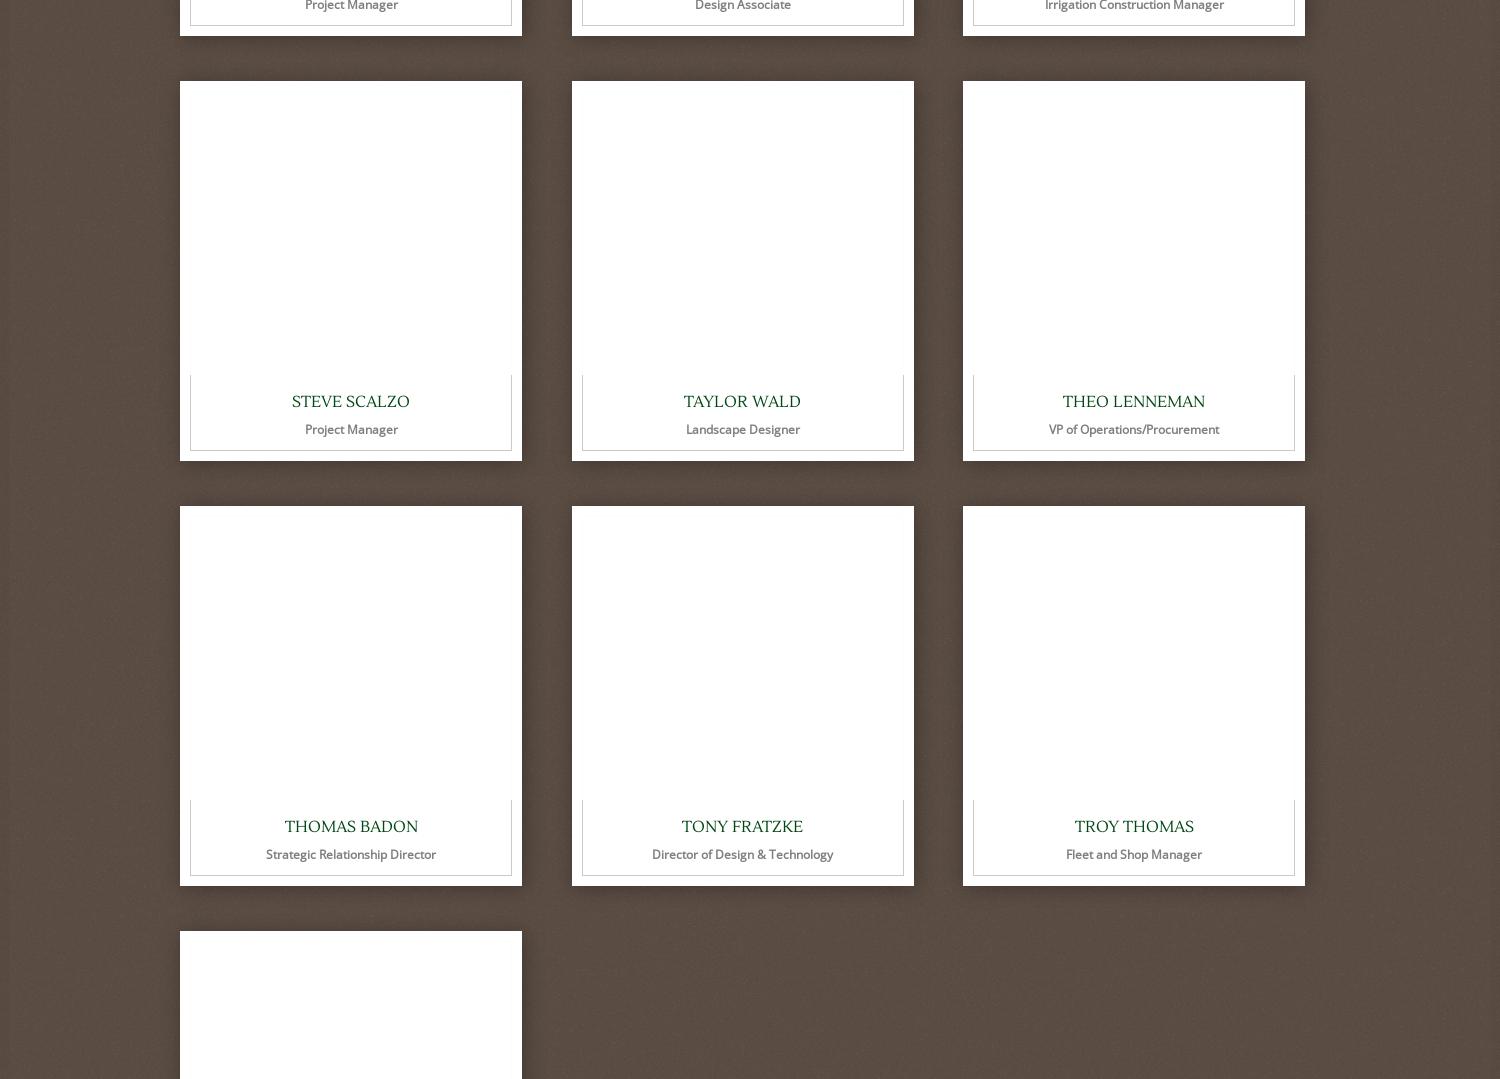 Image resolution: width=1500 pixels, height=1079 pixels. Describe the element at coordinates (350, 854) in the screenshot. I see `'Strategic Relationship Director'` at that location.